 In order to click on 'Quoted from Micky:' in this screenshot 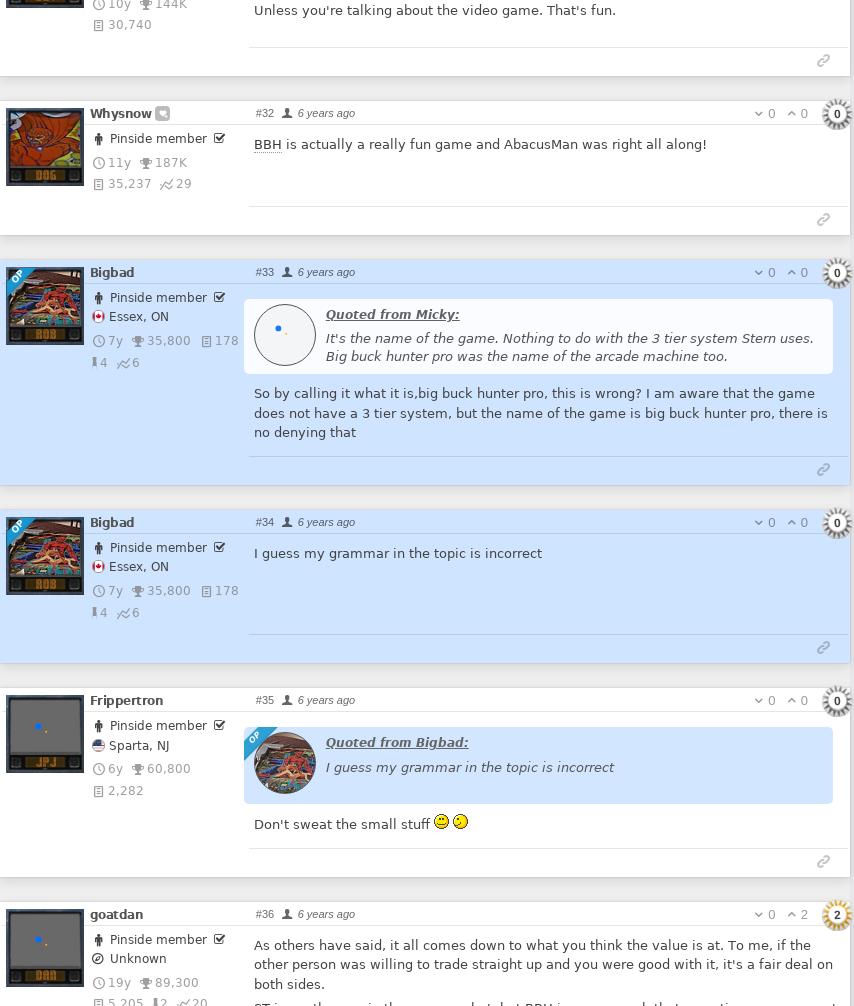, I will do `click(390, 312)`.